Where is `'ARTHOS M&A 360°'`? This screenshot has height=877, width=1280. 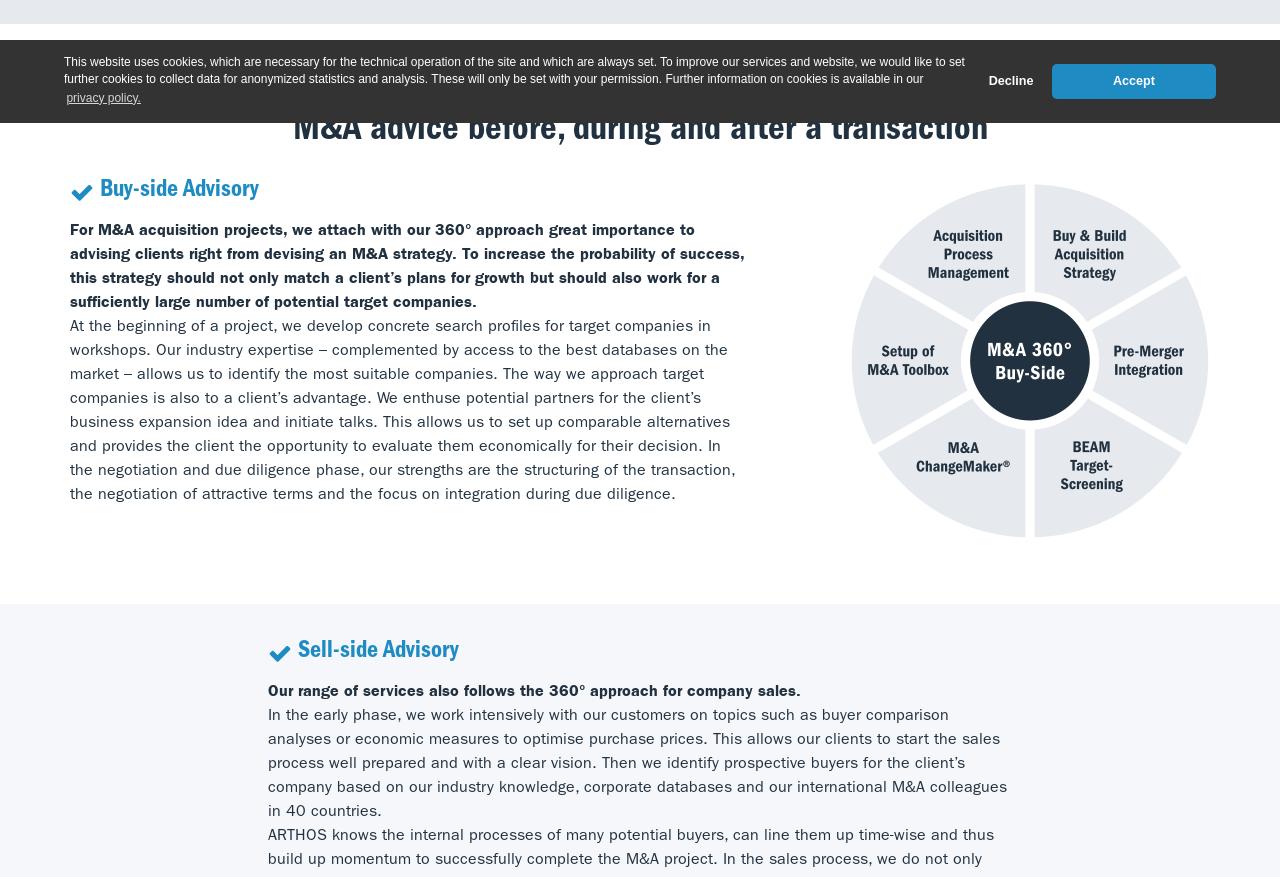
'ARTHOS M&A 360°' is located at coordinates (640, 72).